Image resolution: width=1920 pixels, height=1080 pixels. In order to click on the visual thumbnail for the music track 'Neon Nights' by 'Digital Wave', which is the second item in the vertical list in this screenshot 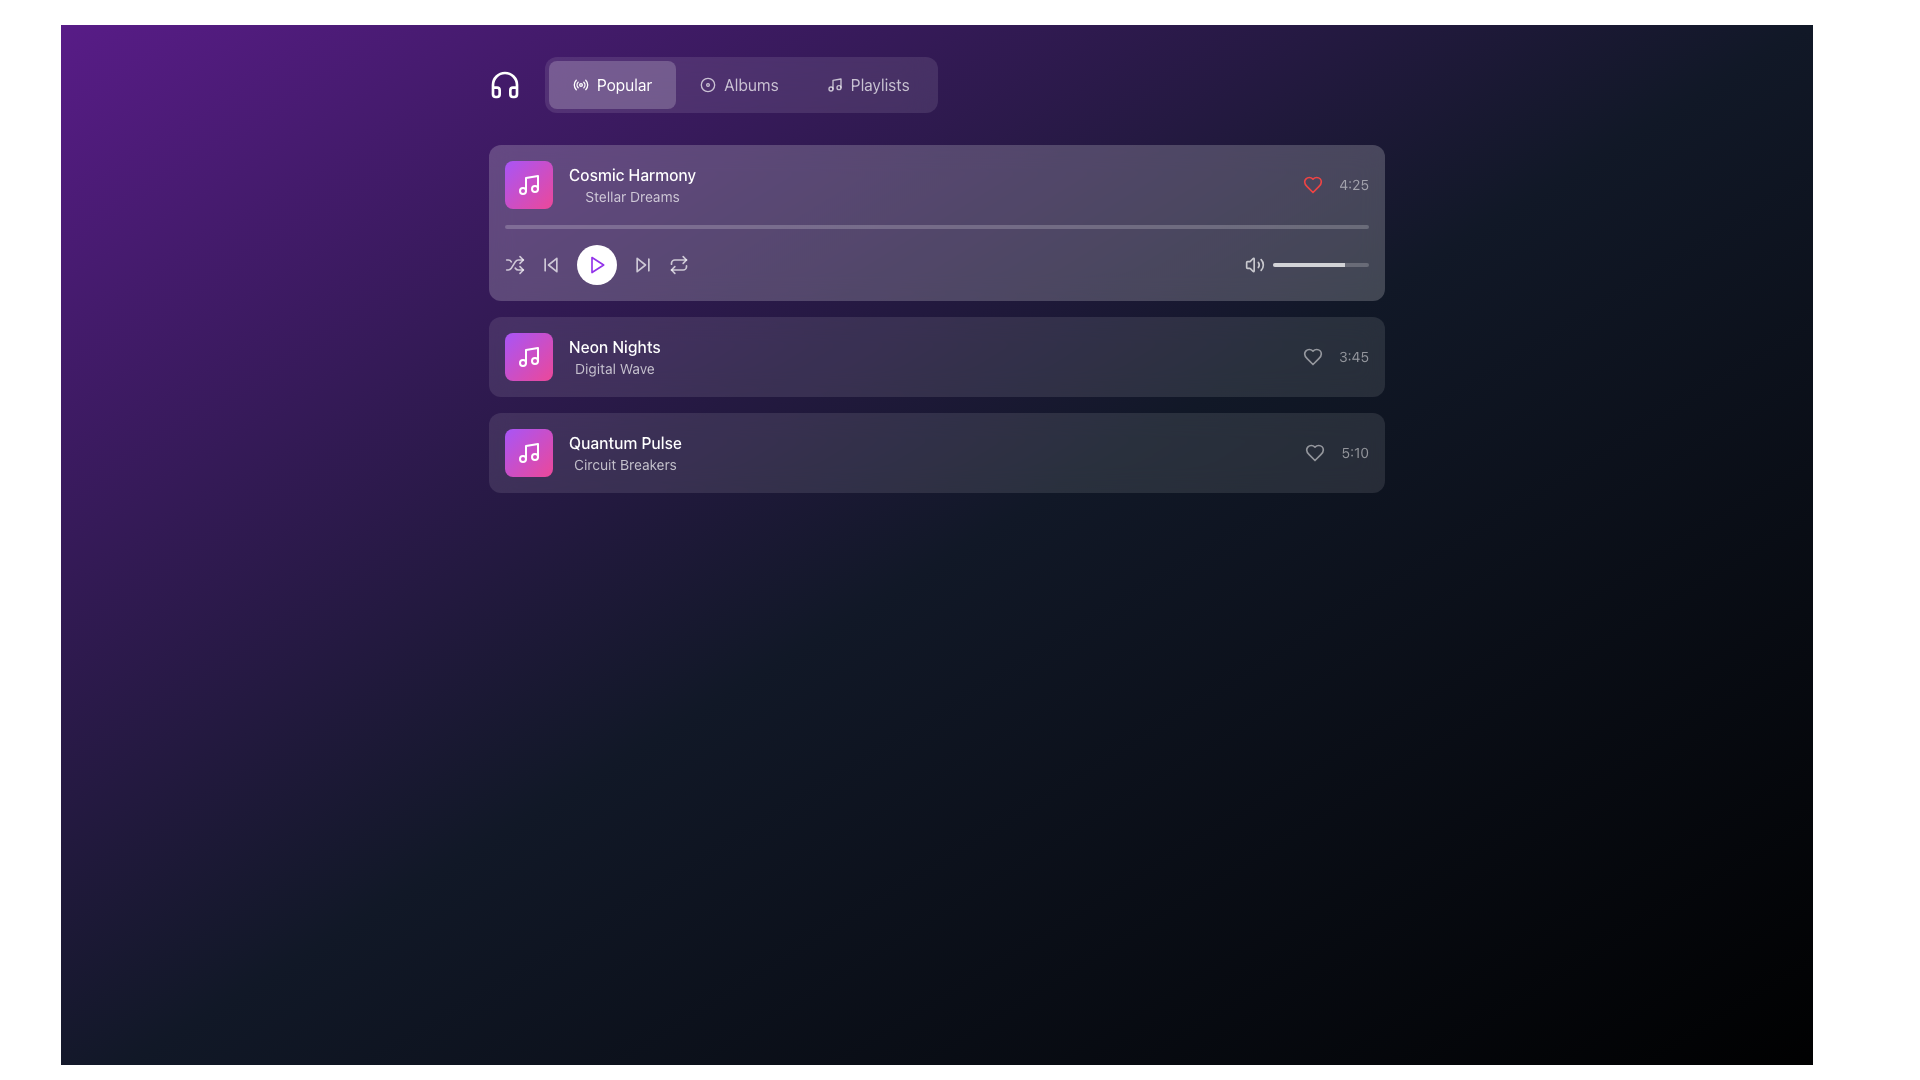, I will do `click(528, 356)`.